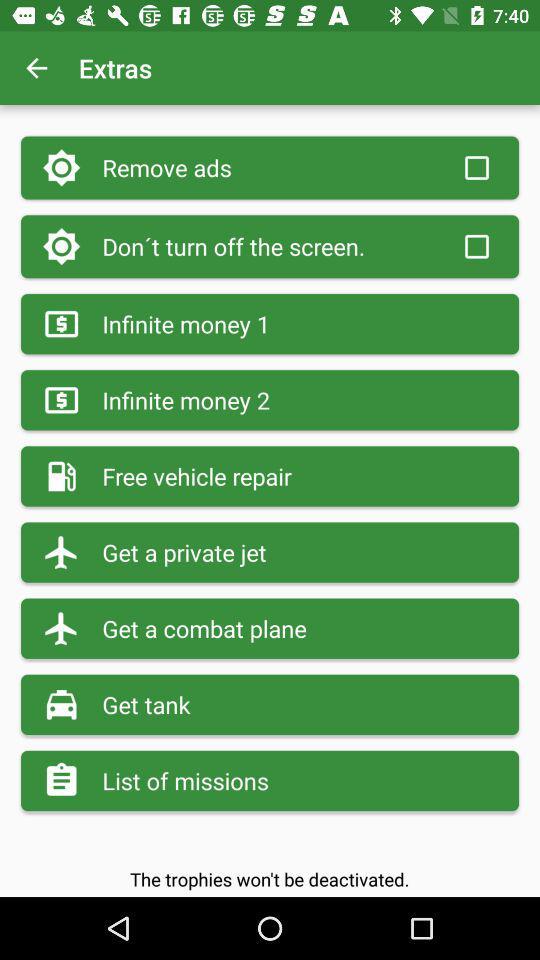 This screenshot has height=960, width=540. What do you see at coordinates (475, 167) in the screenshot?
I see `icon to the right of remove ads` at bounding box center [475, 167].